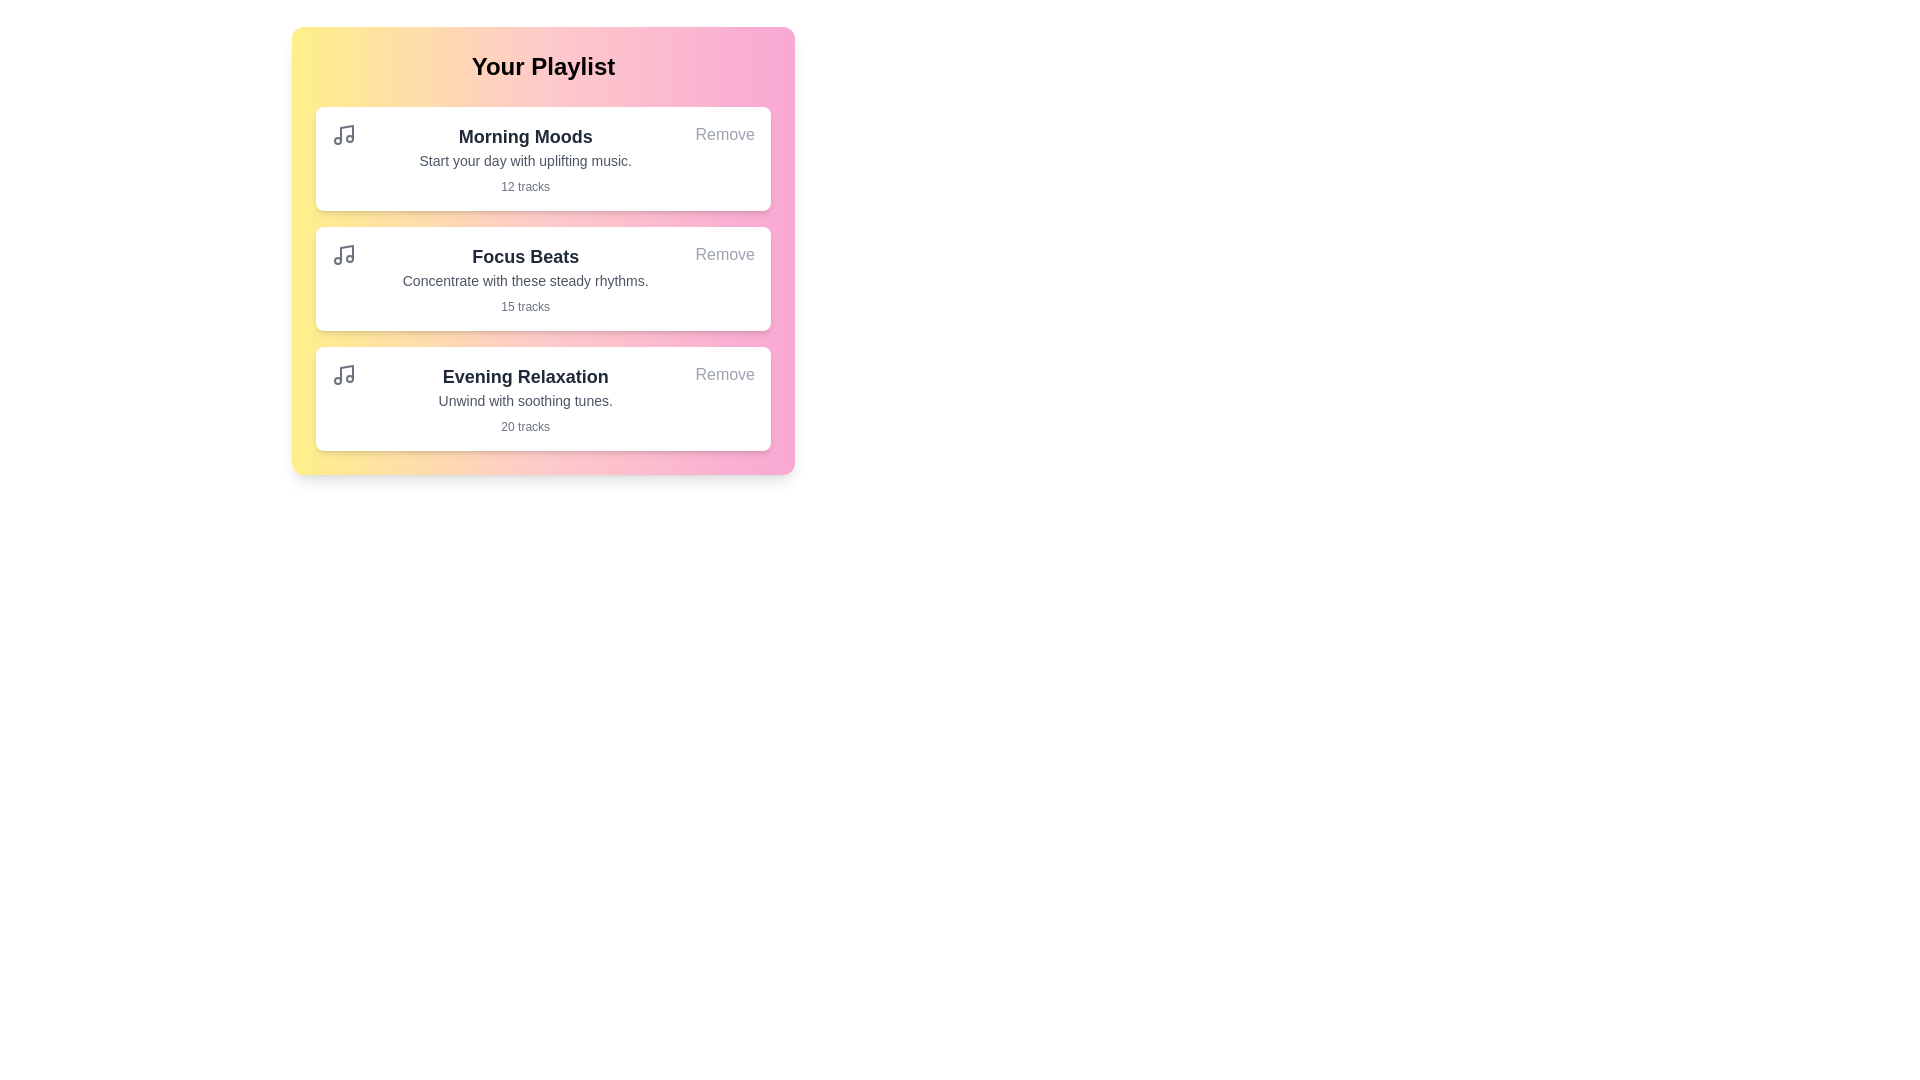 The width and height of the screenshot is (1920, 1080). What do you see at coordinates (344, 135) in the screenshot?
I see `the music icon for the playlist item Morning Moods` at bounding box center [344, 135].